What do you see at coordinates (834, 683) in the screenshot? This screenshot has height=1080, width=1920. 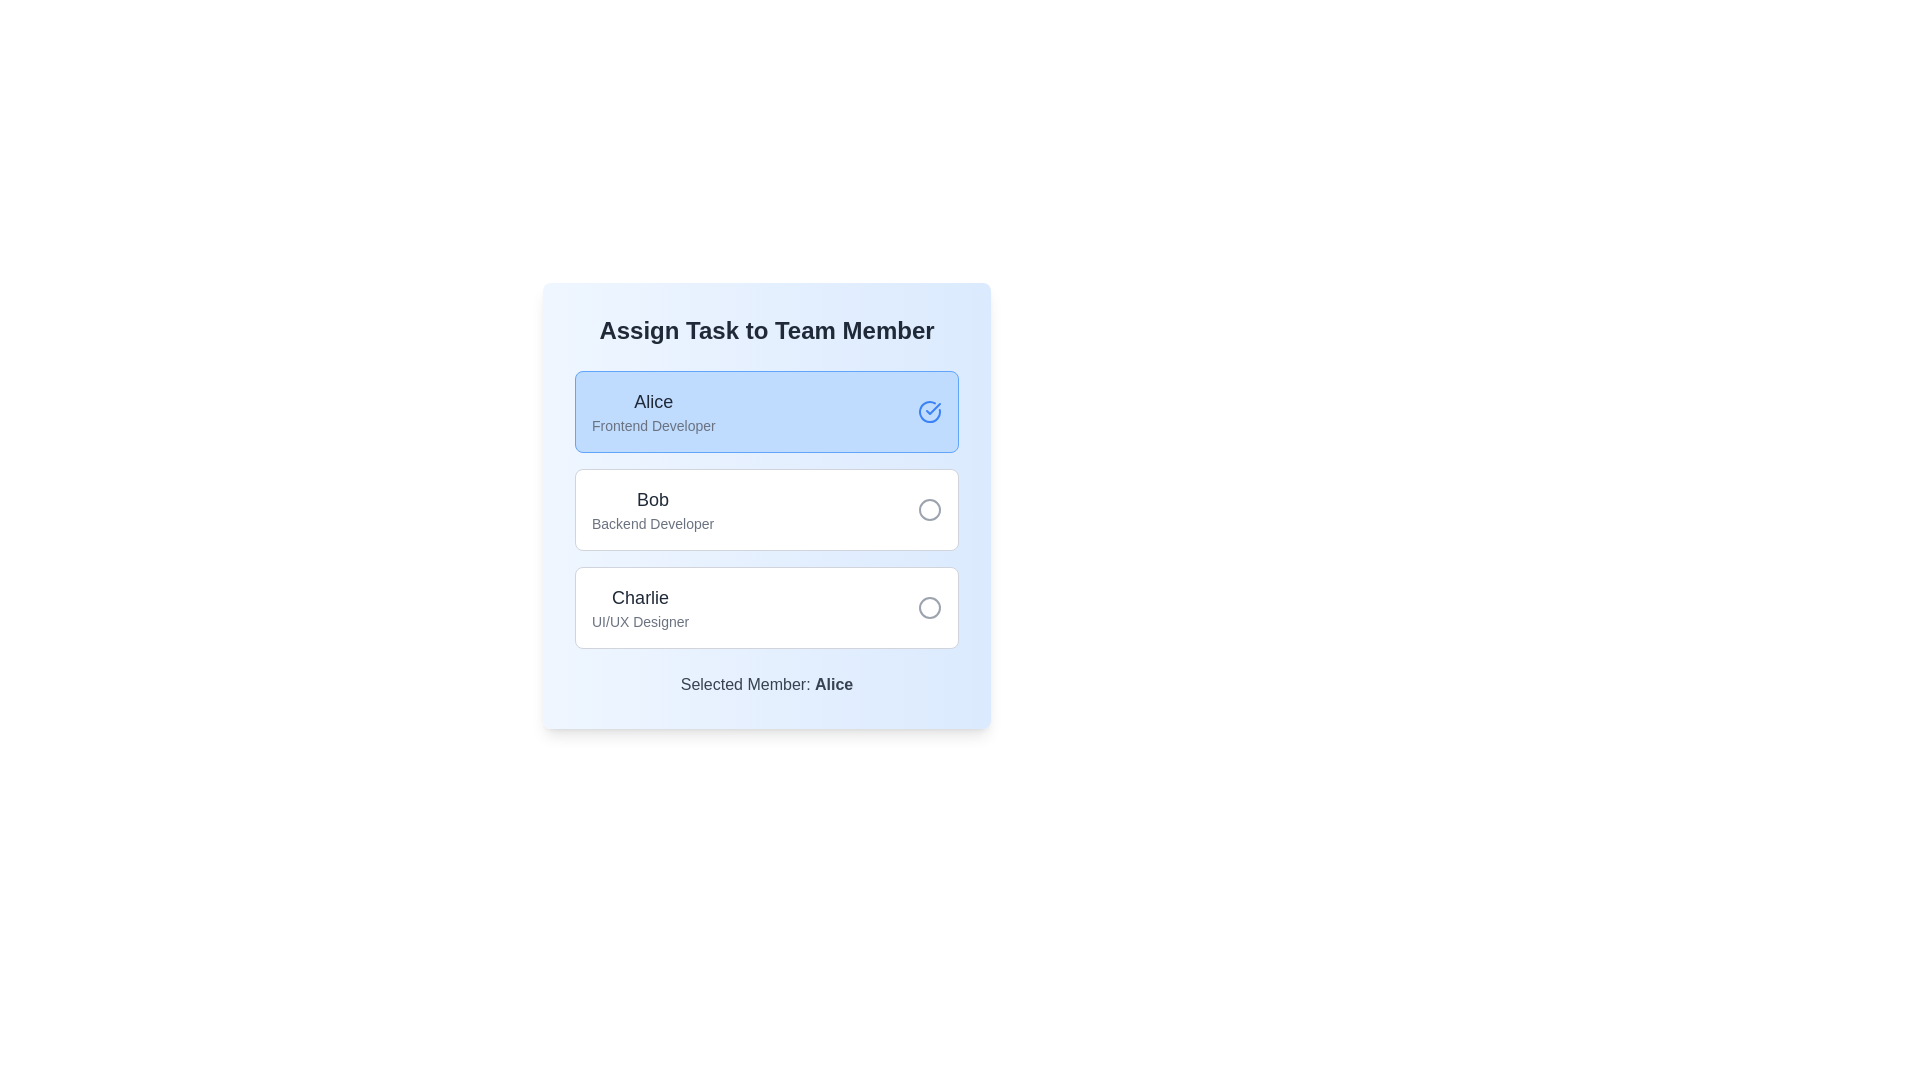 I see `the text label indicating the currently selected member, which displays 'Selected Member: Alice', located towards the lower part of the interface` at bounding box center [834, 683].